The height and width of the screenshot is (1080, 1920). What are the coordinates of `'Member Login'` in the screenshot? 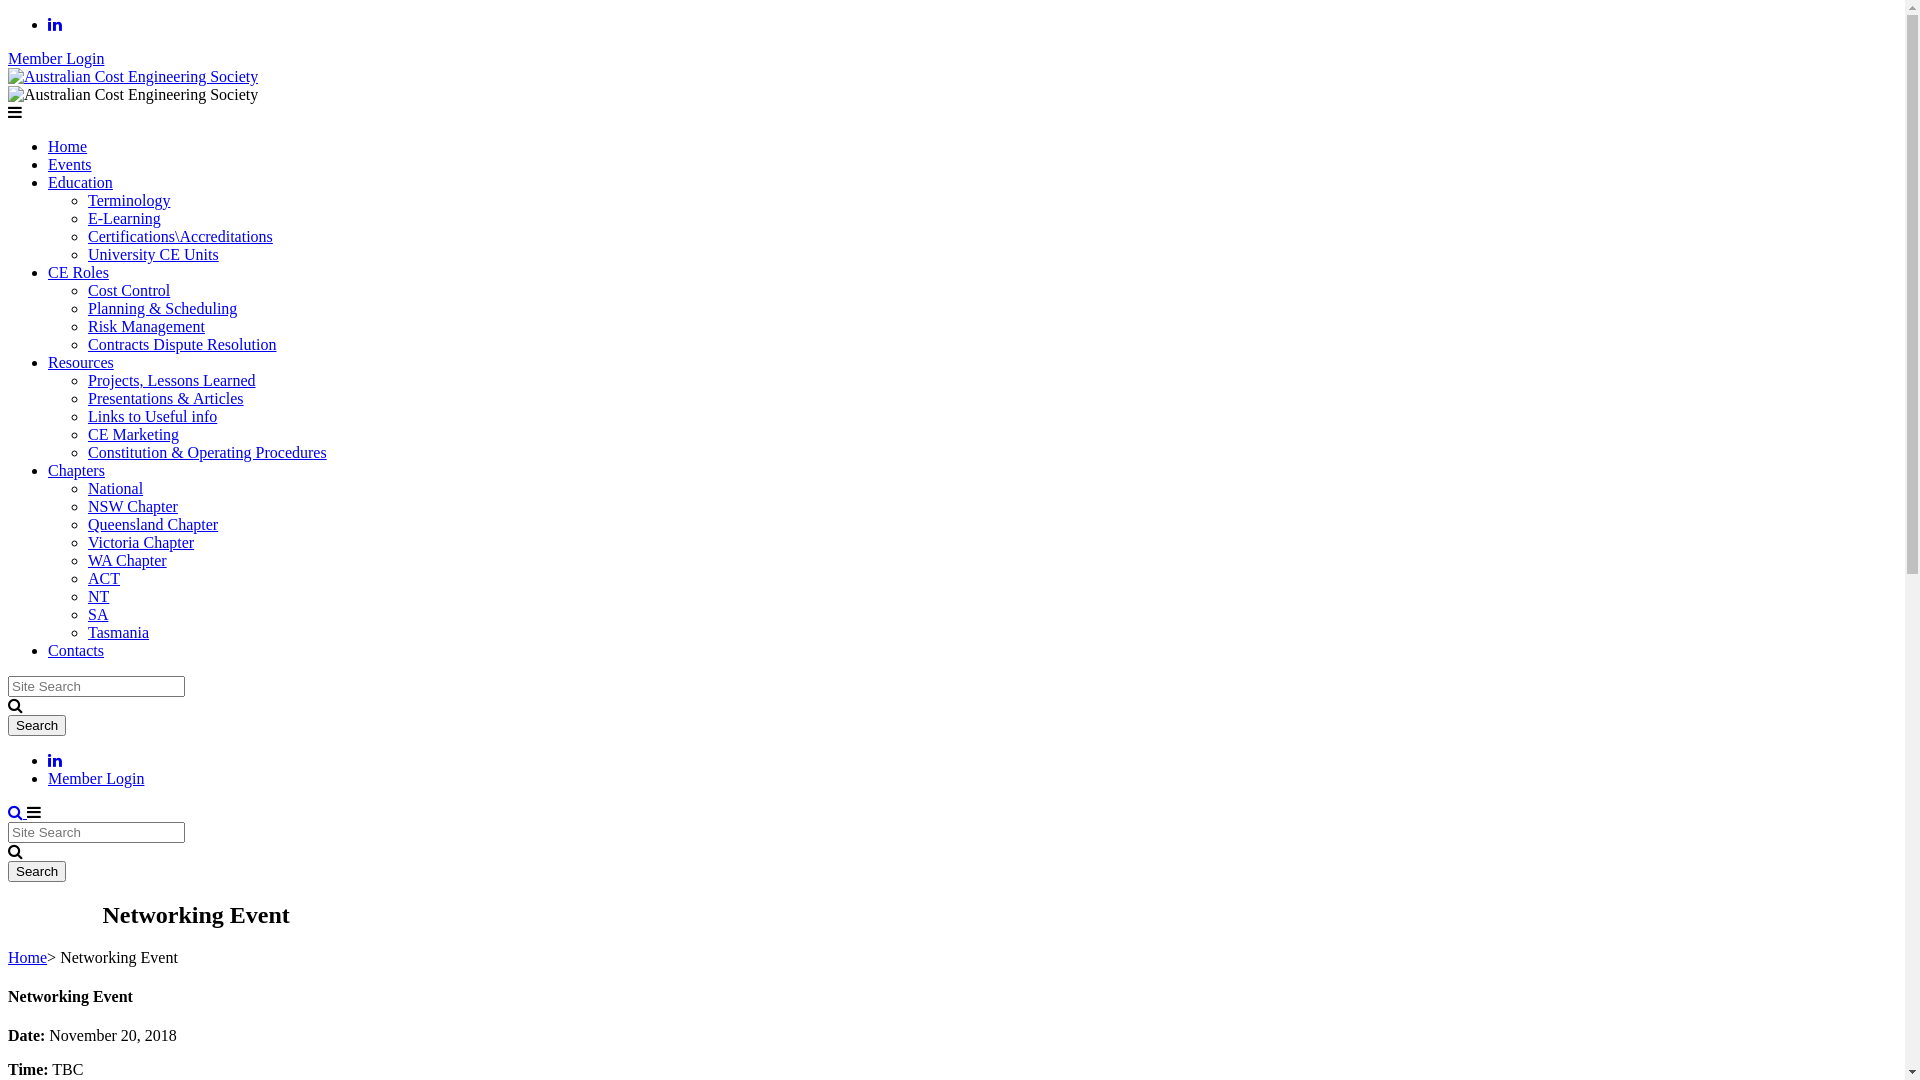 It's located at (95, 777).